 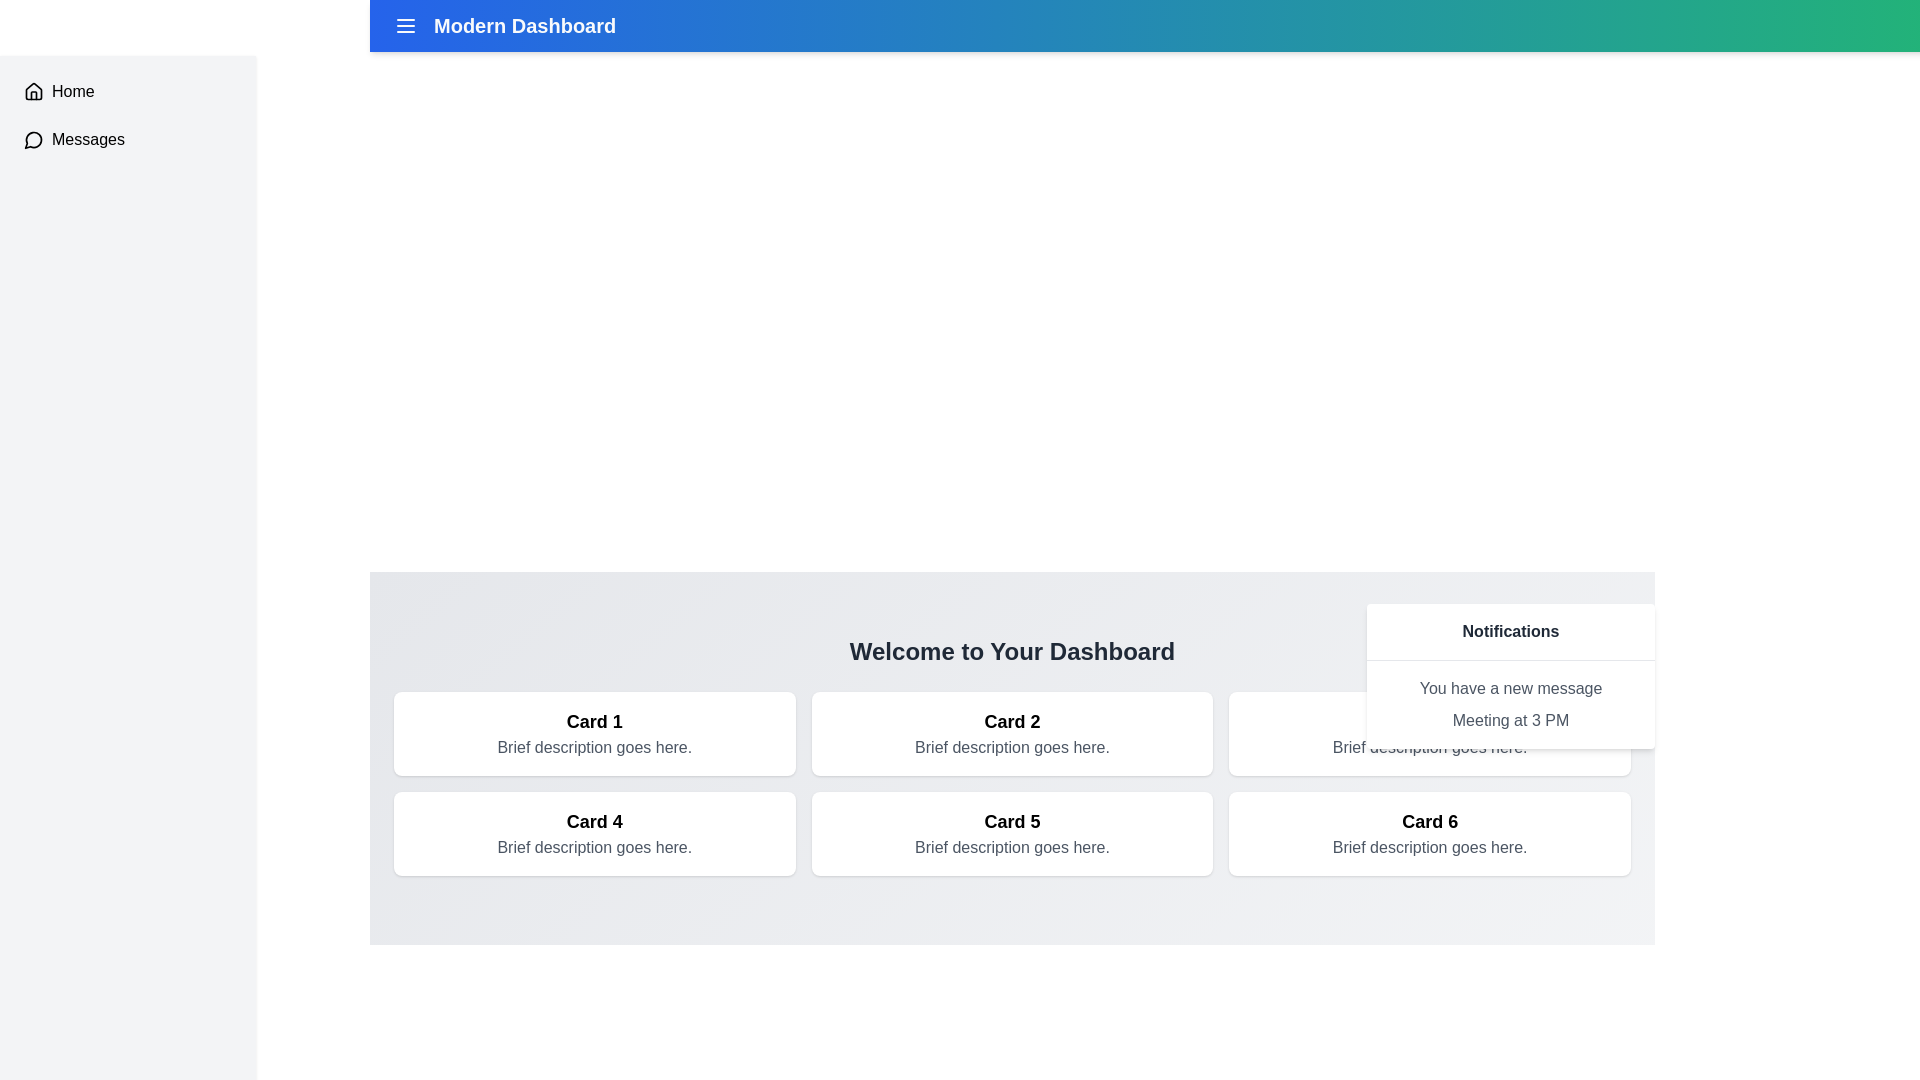 I want to click on the text label displaying the title 'Card 4' for accessibility purposes, so click(x=593, y=821).